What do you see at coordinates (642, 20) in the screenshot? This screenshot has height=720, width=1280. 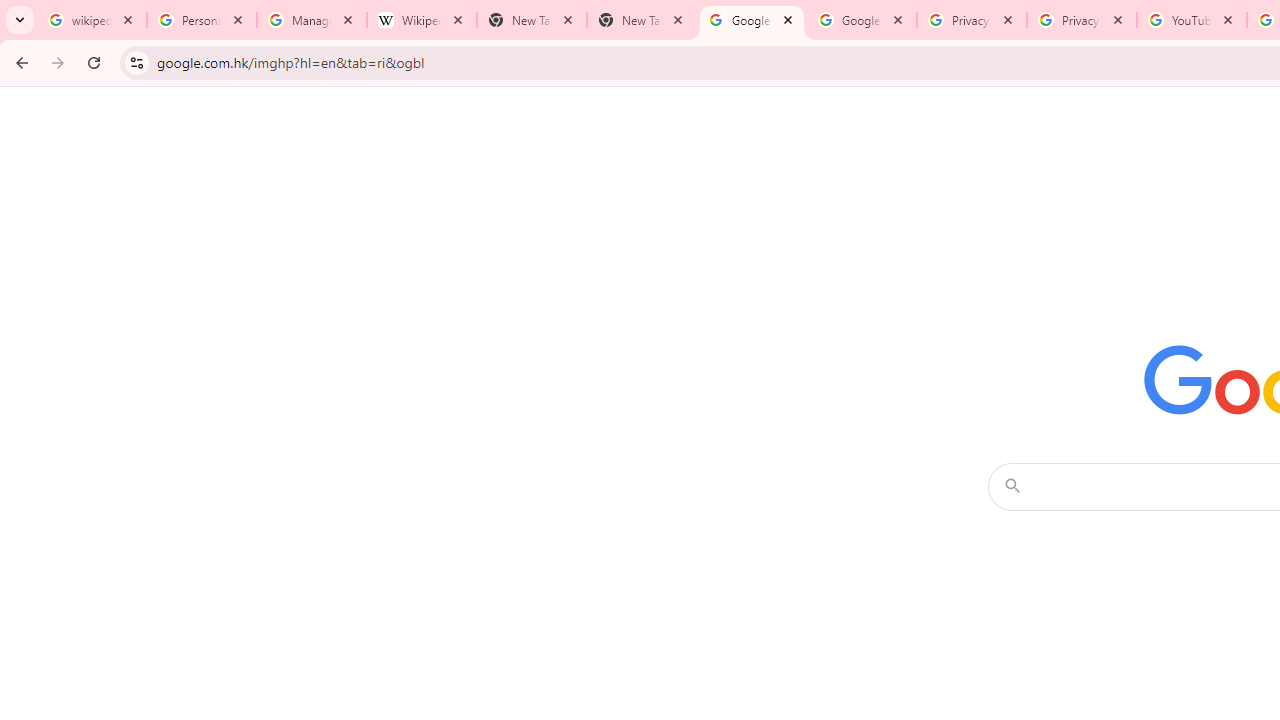 I see `'New Tab'` at bounding box center [642, 20].